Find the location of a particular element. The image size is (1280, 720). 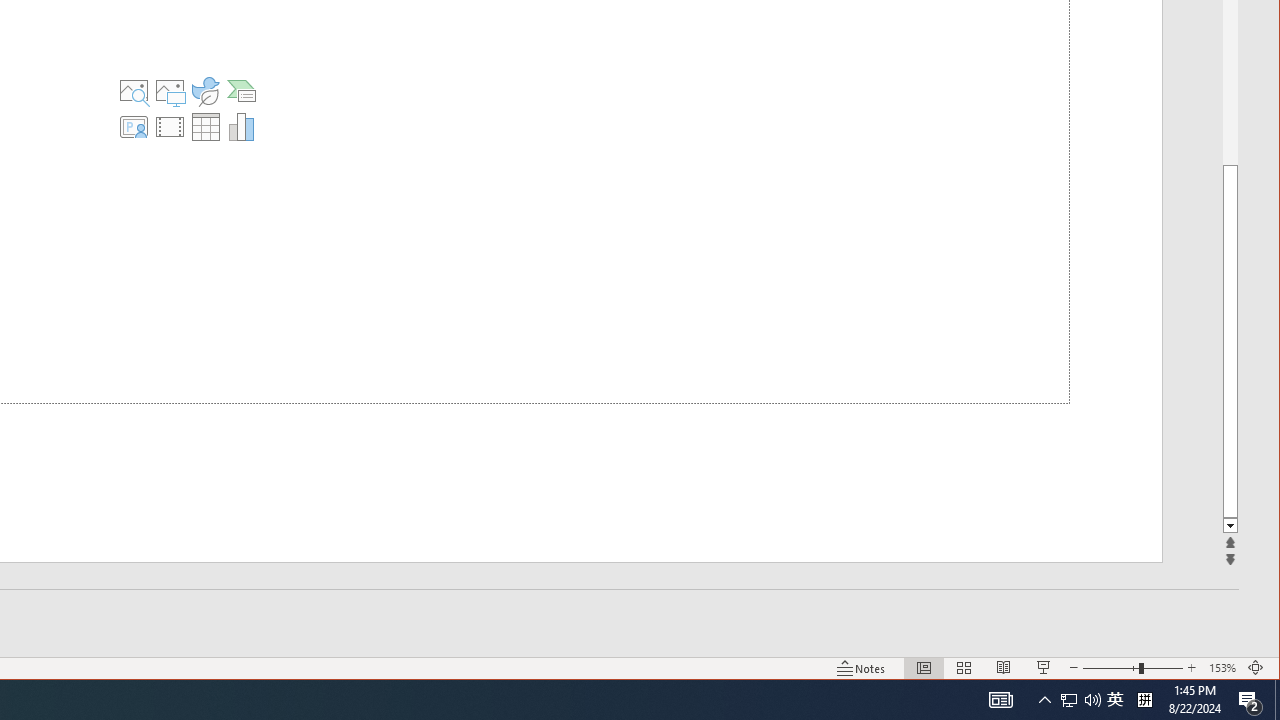

'Insert Cameo' is located at coordinates (132, 127).